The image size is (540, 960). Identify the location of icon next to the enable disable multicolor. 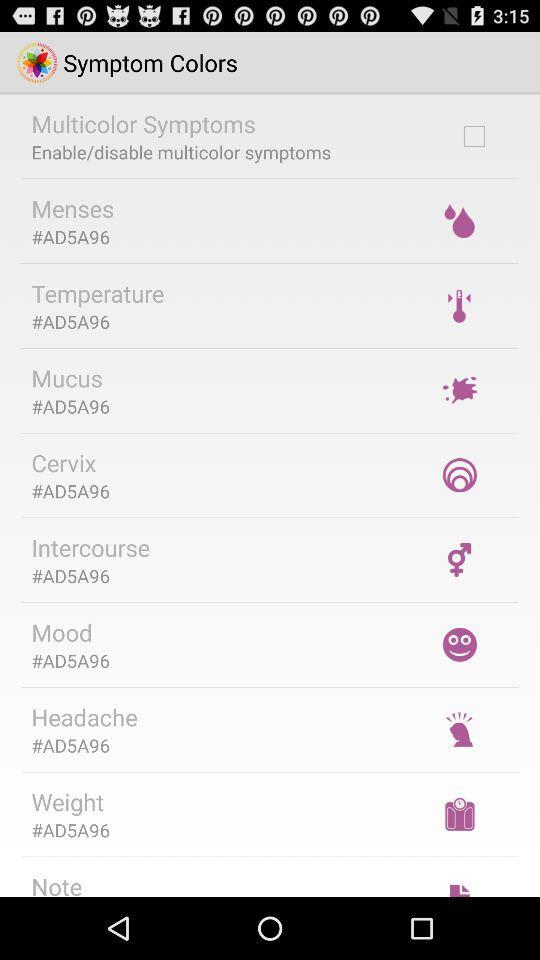
(473, 135).